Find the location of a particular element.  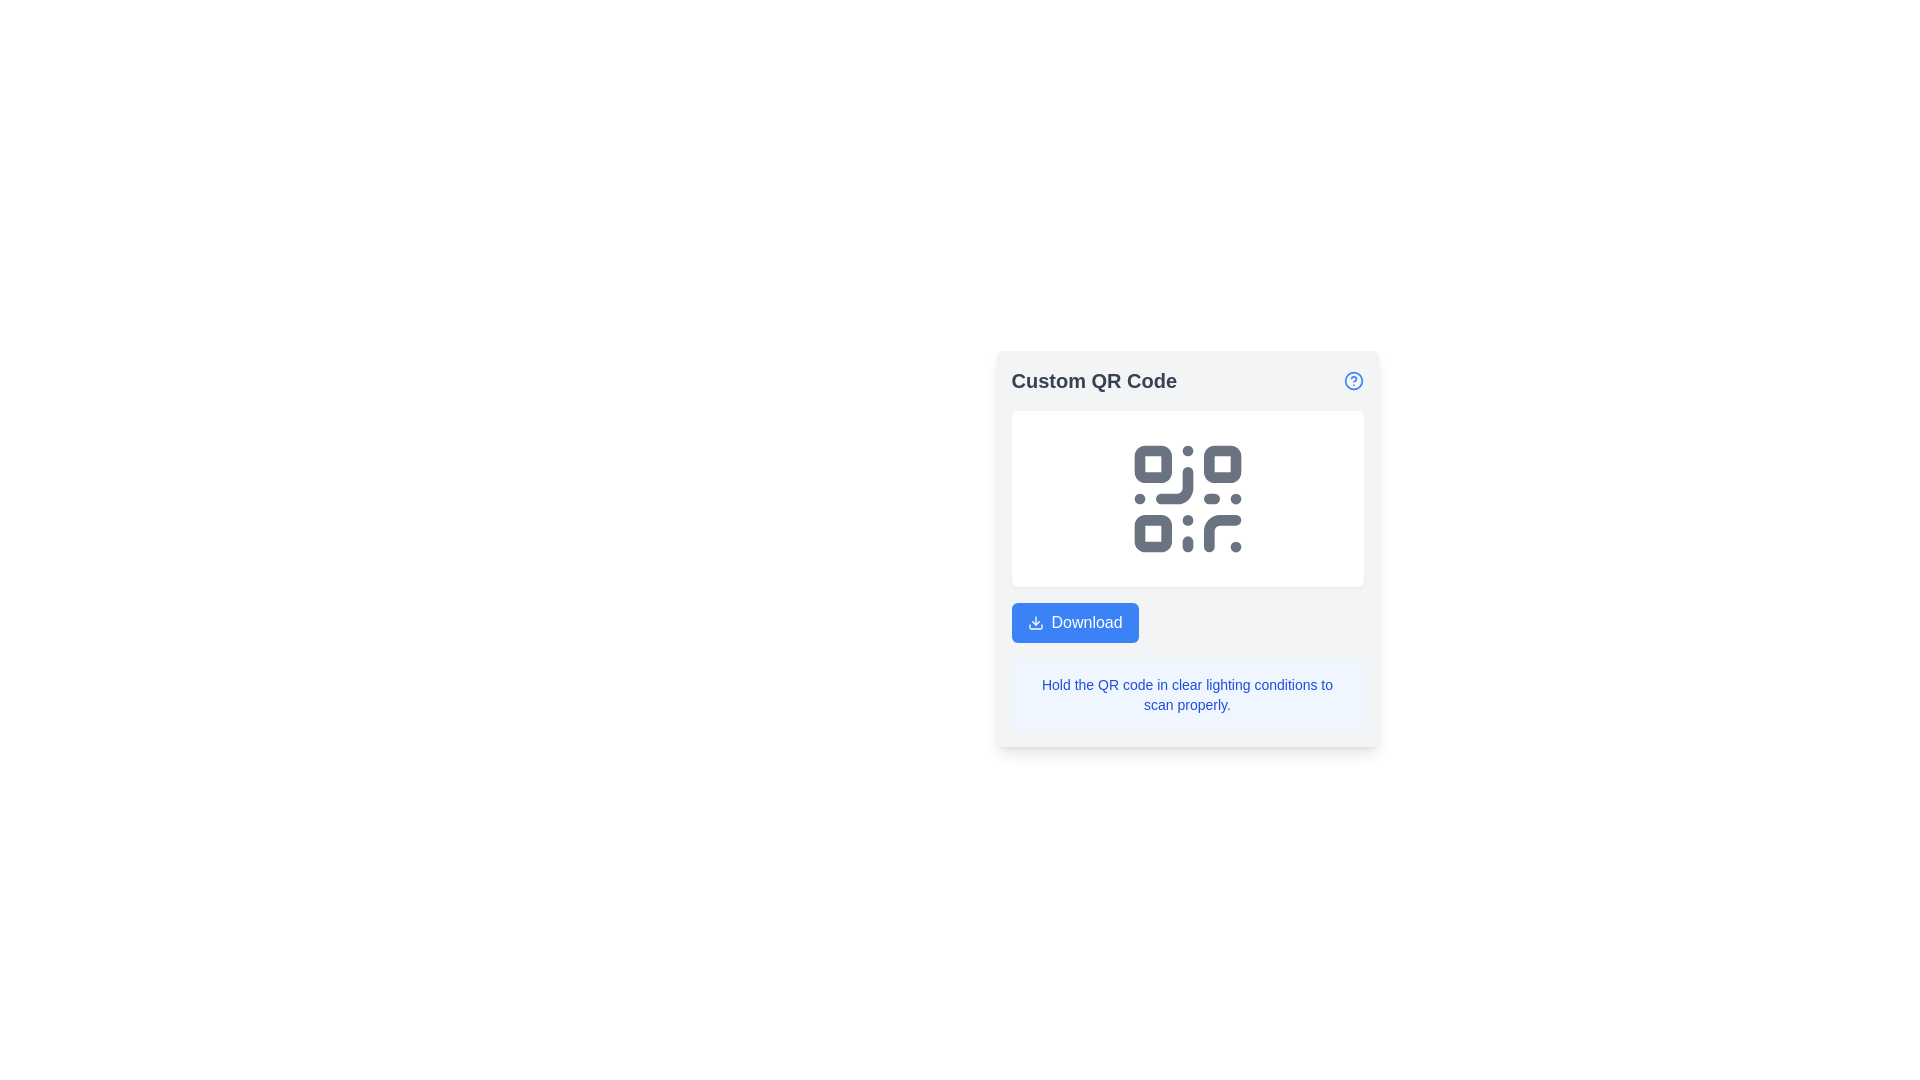

the graphical component in the upper-right corner of the QR code displayed in the 'Custom QR Code' section is located at coordinates (1221, 464).